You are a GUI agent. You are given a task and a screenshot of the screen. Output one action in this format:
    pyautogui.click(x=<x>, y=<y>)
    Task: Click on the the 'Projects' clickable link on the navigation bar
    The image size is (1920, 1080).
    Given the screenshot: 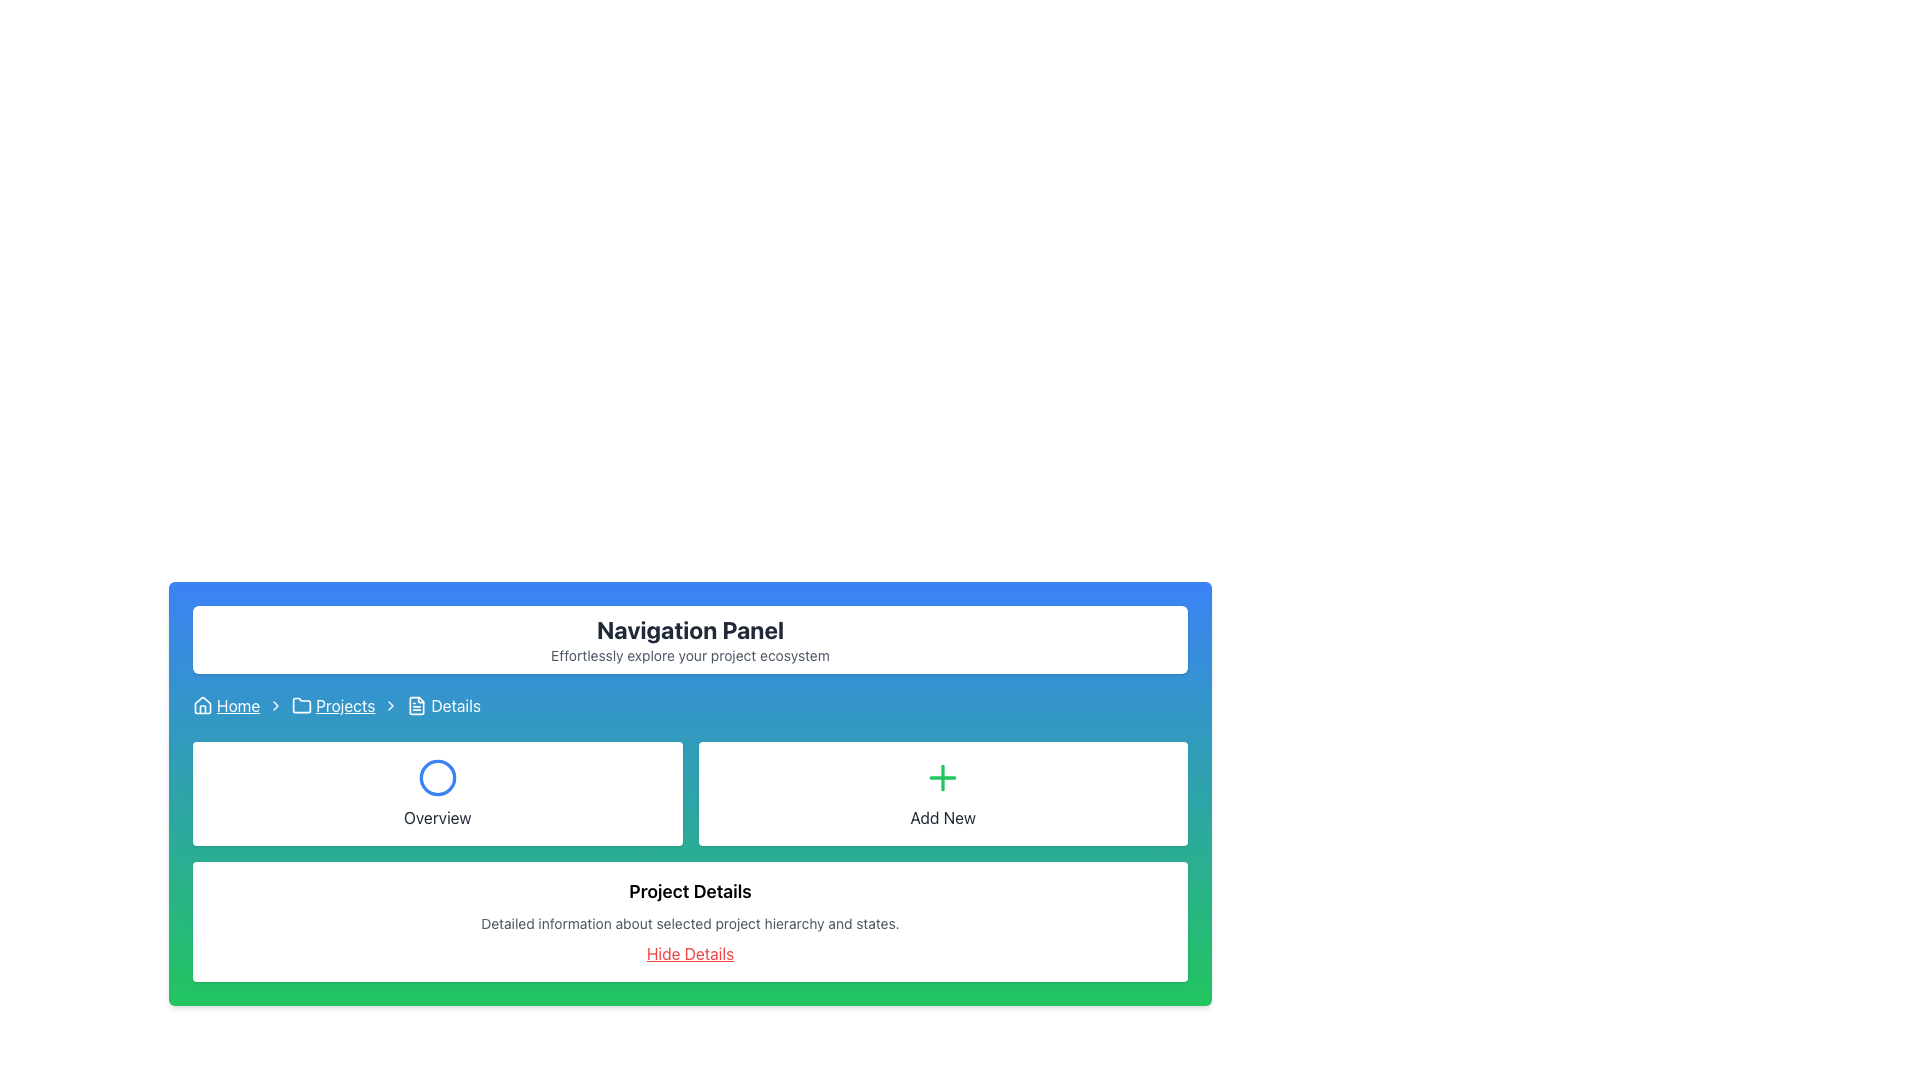 What is the action you would take?
    pyautogui.click(x=333, y=704)
    